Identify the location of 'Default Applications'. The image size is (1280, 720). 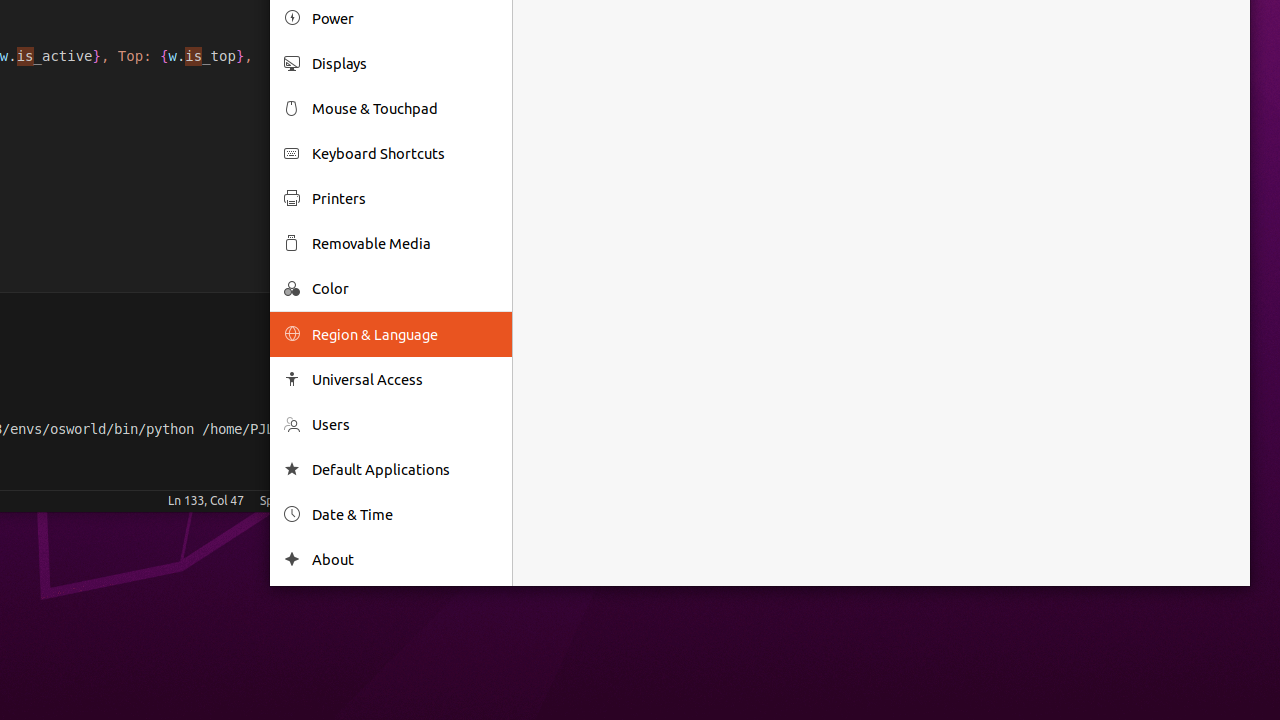
(403, 469).